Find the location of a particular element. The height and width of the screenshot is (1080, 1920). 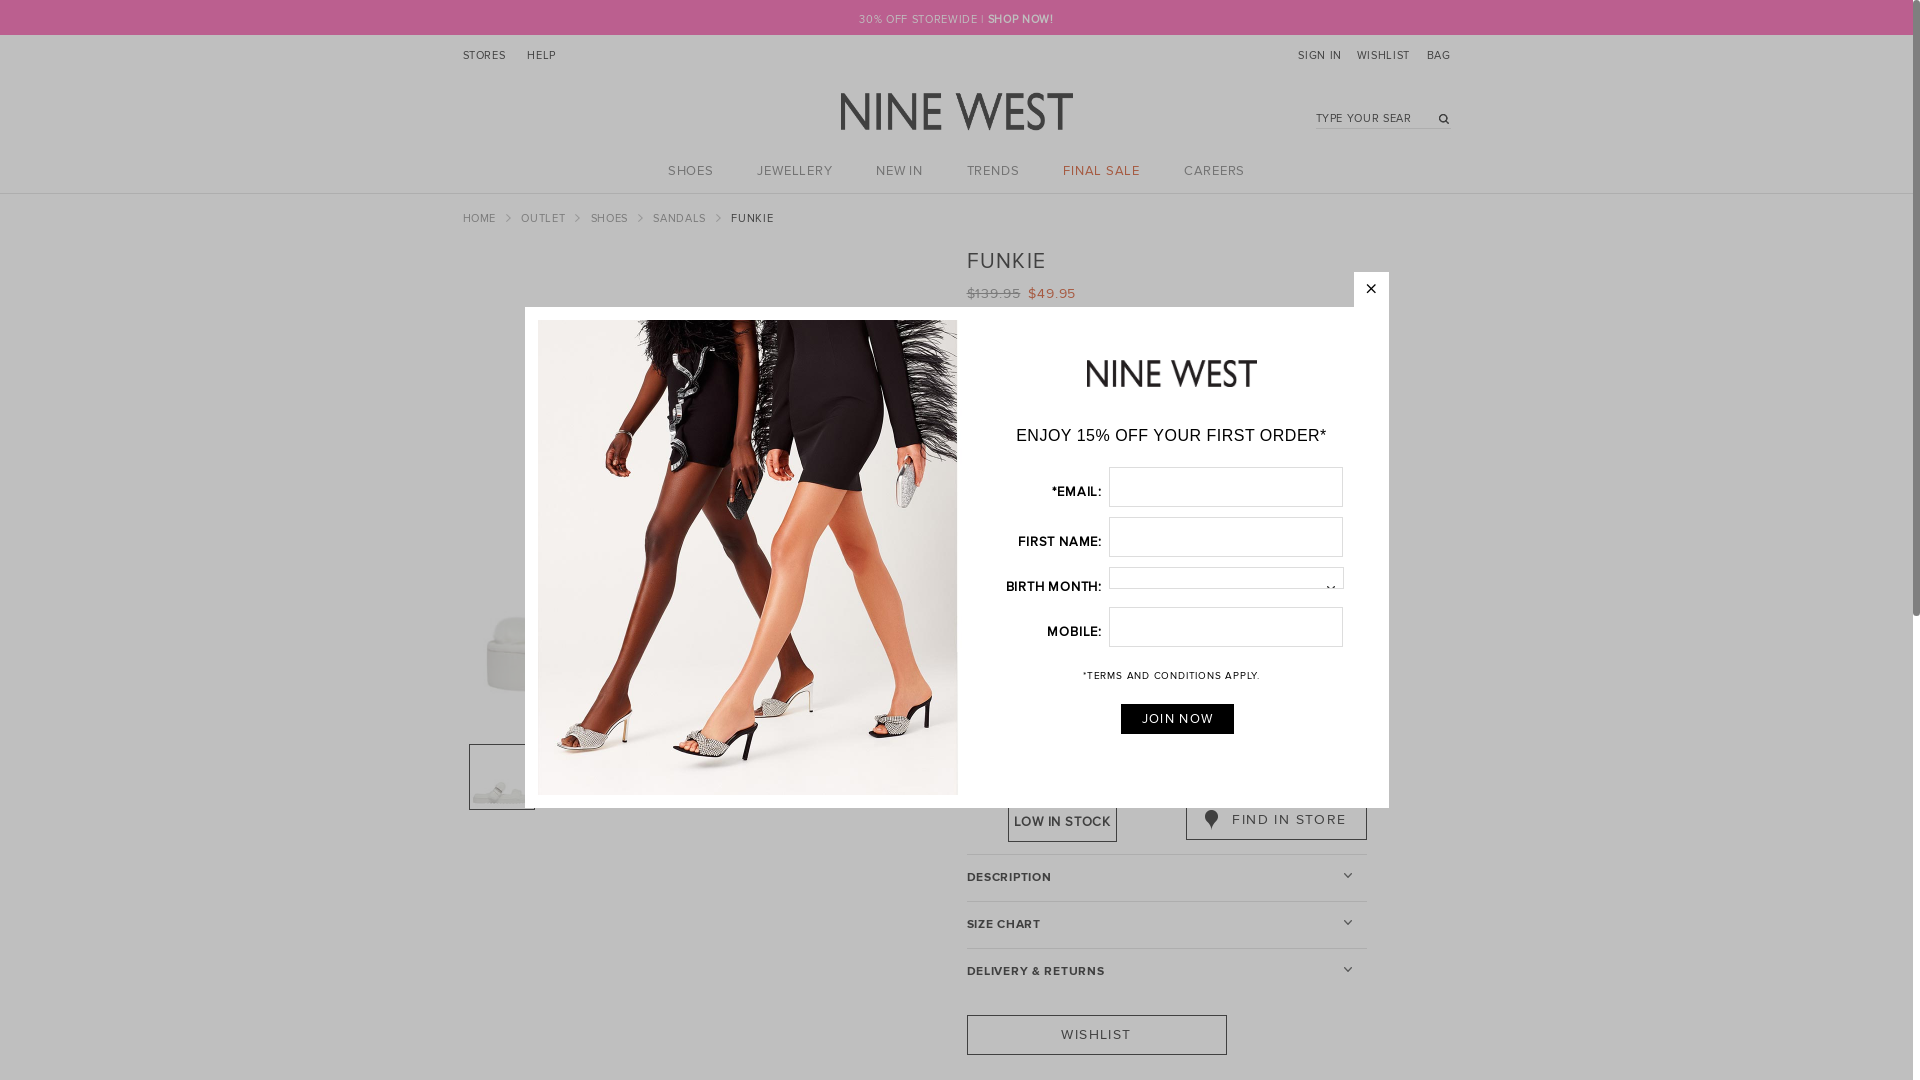

'10' is located at coordinates (1237, 524).